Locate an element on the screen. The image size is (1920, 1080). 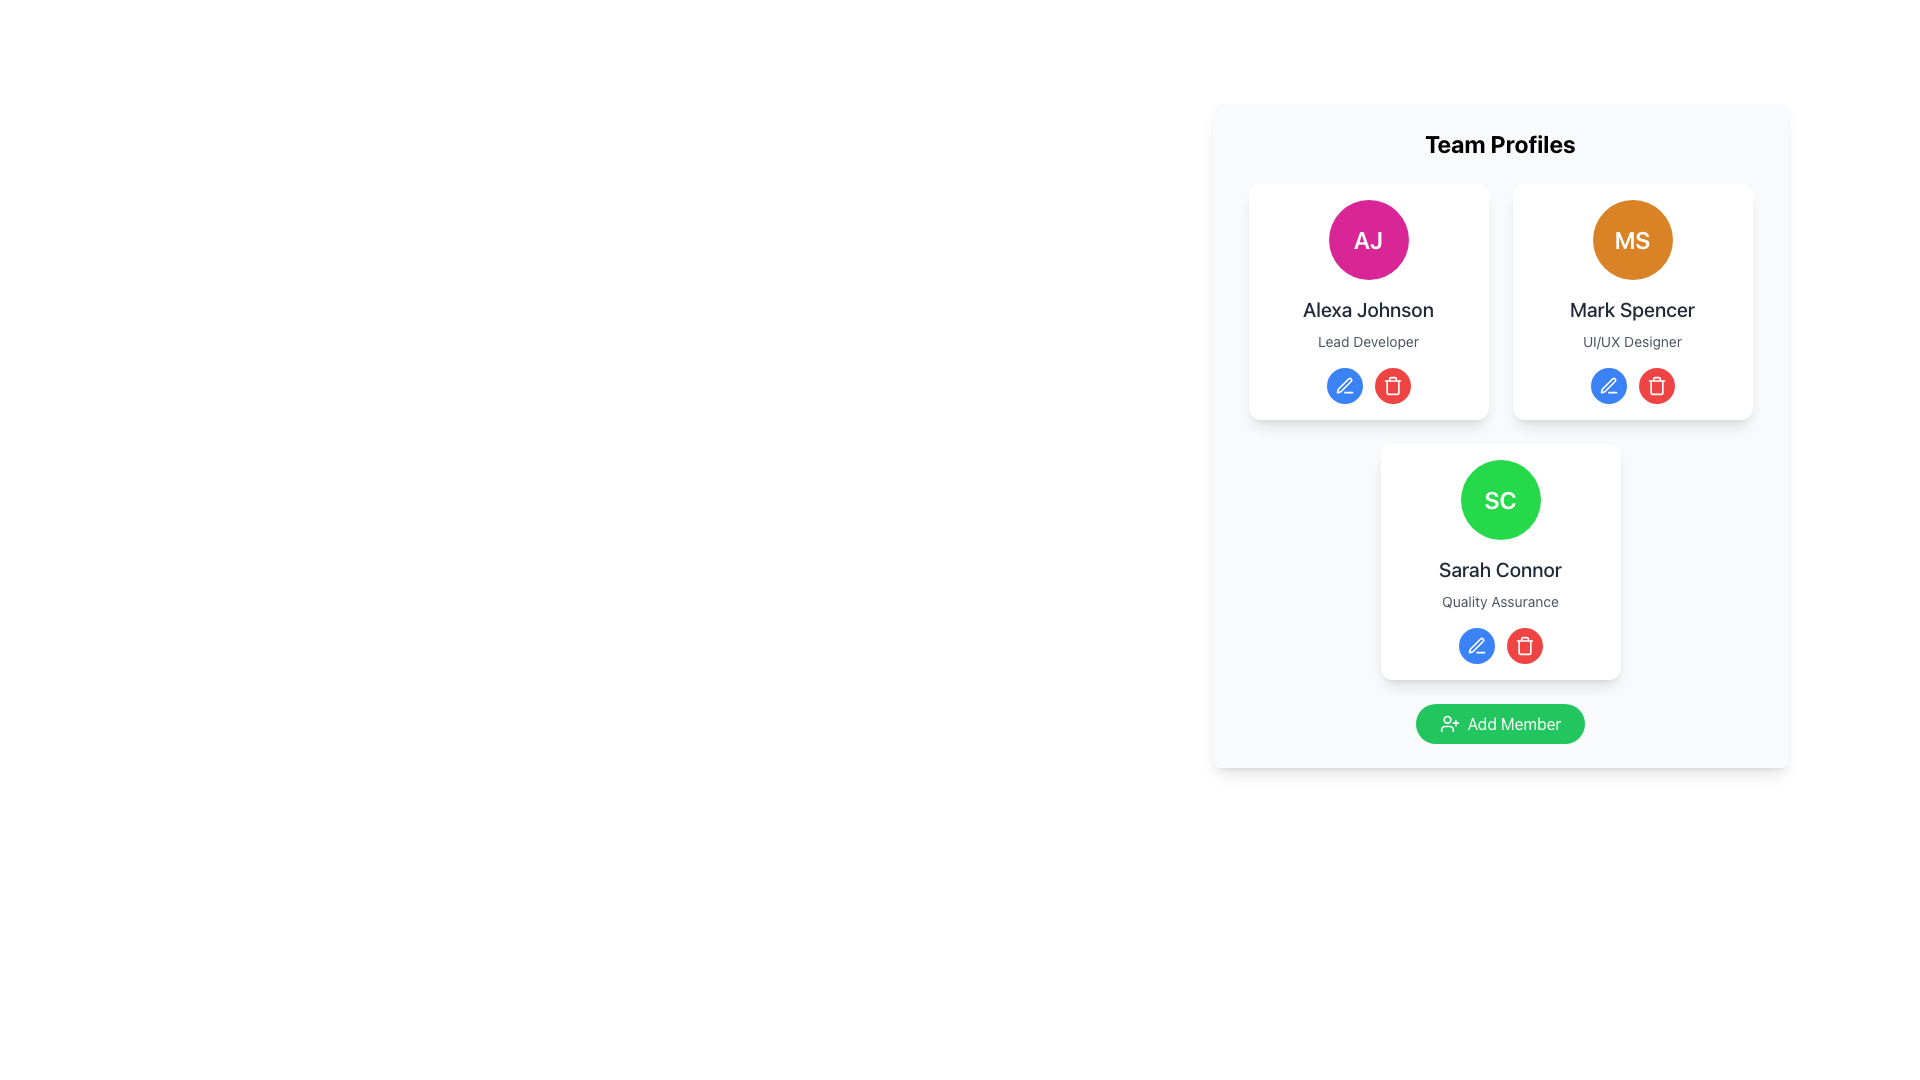
the graphical badge representing the 'Mark Spencer' profile card located at the top-right of the Team Profiles section is located at coordinates (1632, 238).